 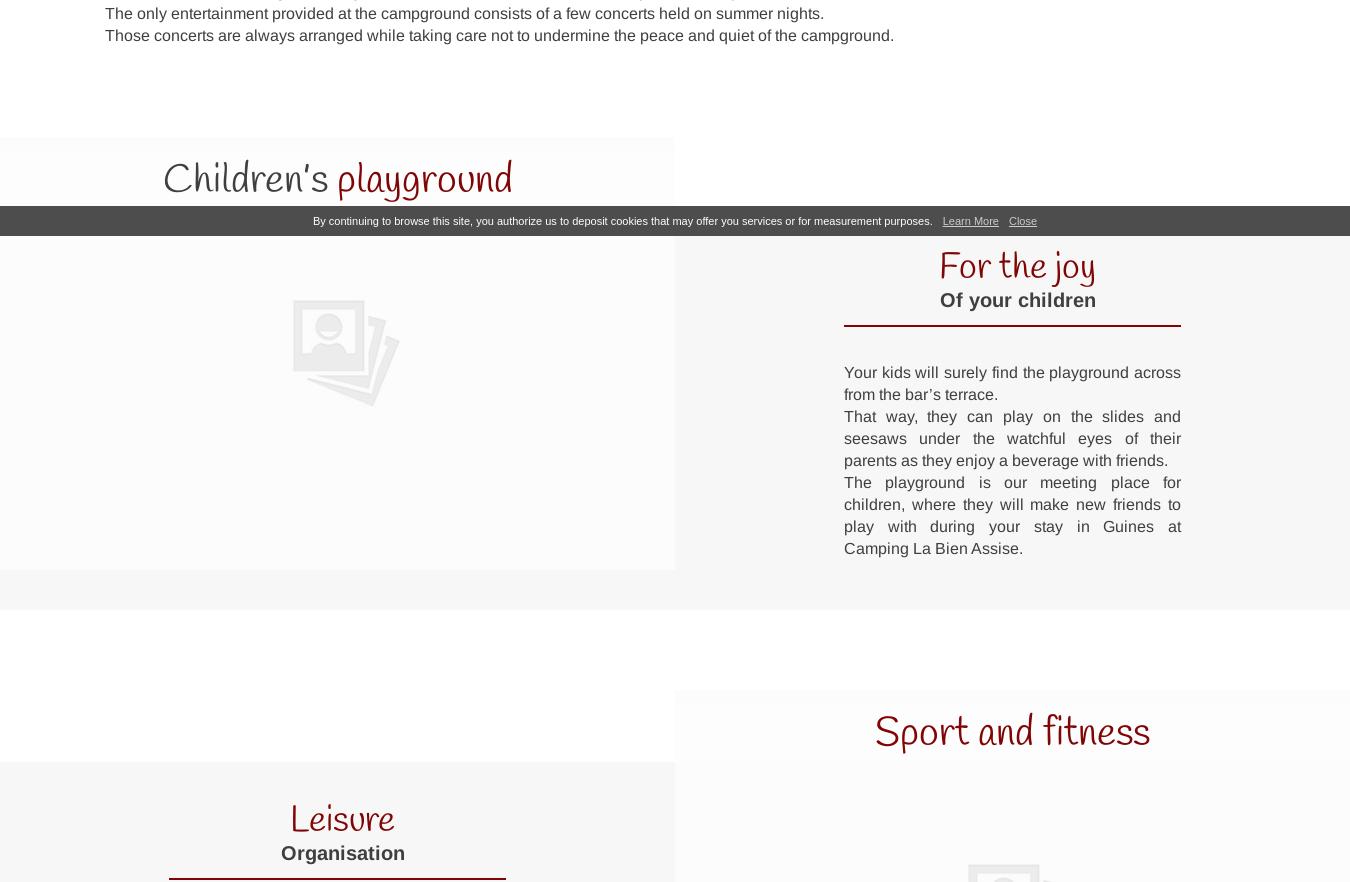 I want to click on 'Of your children', so click(x=938, y=298).